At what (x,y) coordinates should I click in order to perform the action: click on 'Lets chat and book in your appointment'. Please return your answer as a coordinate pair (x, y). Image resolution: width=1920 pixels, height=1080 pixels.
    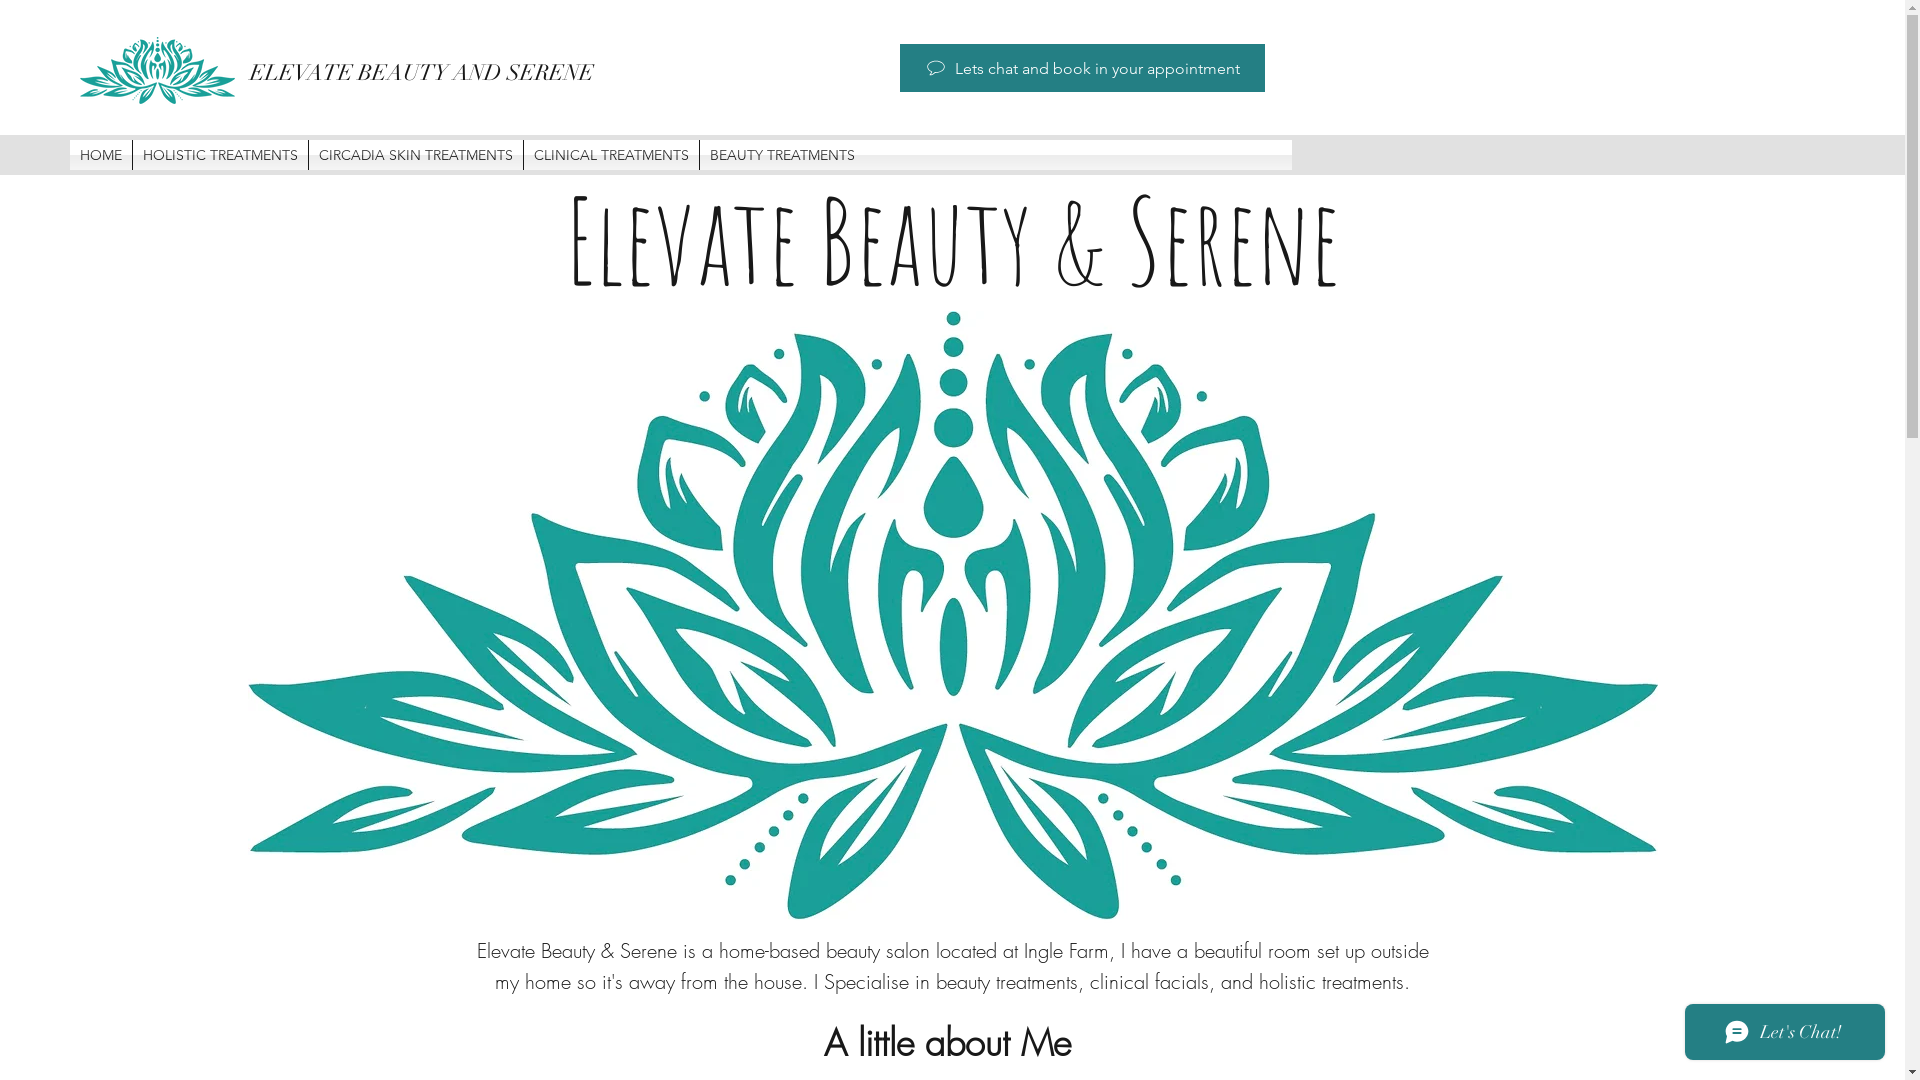
    Looking at the image, I should click on (1081, 67).